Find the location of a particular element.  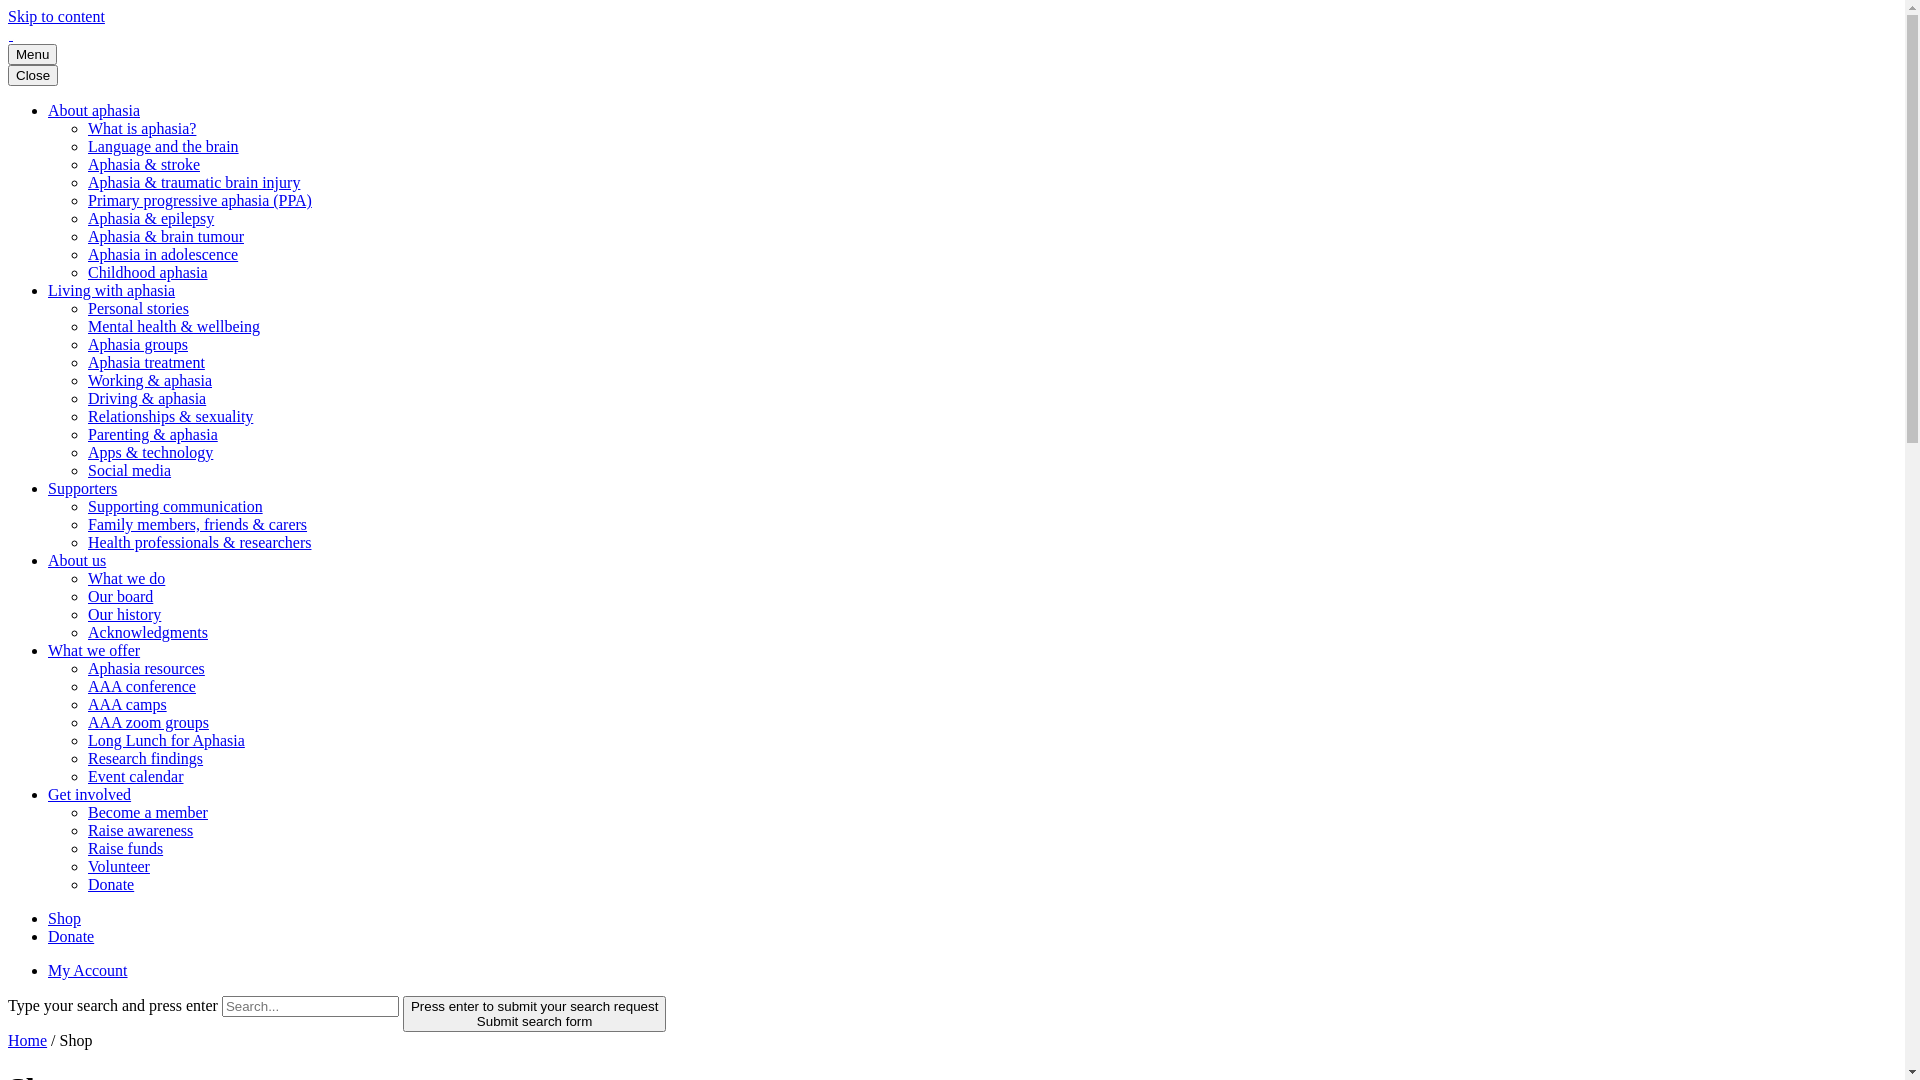

'Supporters' is located at coordinates (81, 488).